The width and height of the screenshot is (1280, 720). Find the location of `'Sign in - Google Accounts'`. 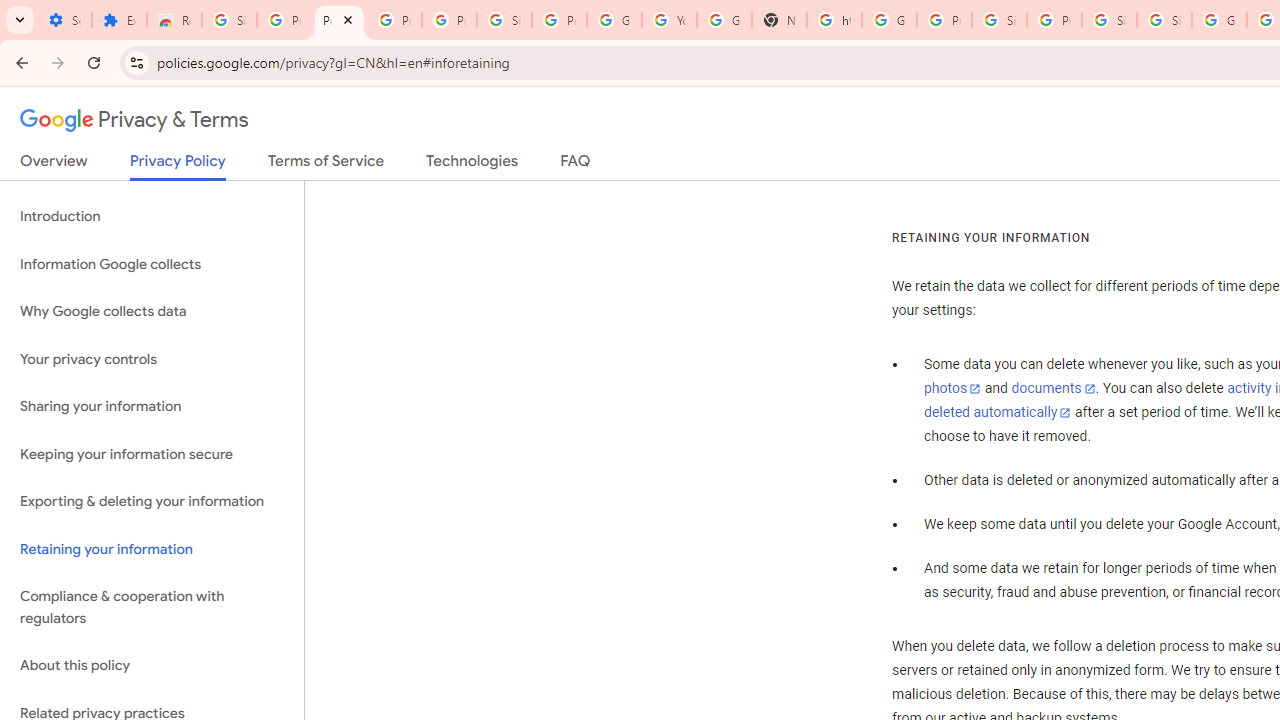

'Sign in - Google Accounts' is located at coordinates (1164, 20).